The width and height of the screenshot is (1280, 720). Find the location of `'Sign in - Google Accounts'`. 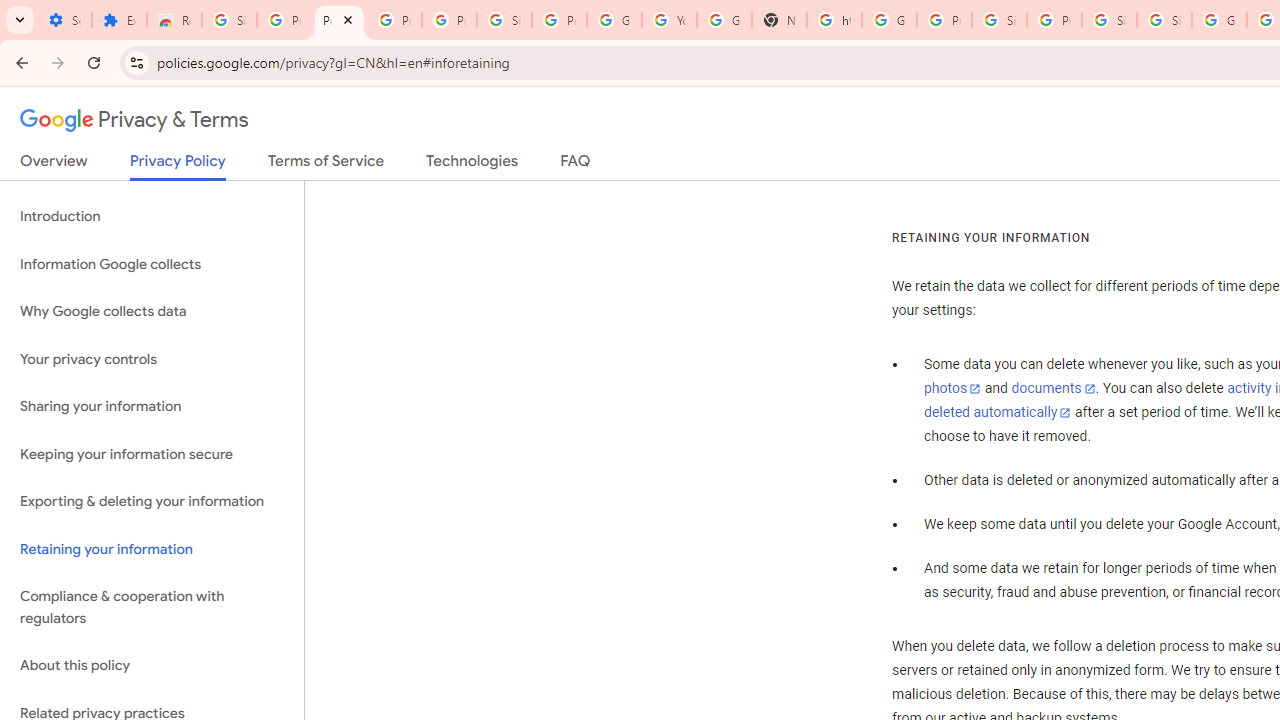

'Sign in - Google Accounts' is located at coordinates (1164, 20).